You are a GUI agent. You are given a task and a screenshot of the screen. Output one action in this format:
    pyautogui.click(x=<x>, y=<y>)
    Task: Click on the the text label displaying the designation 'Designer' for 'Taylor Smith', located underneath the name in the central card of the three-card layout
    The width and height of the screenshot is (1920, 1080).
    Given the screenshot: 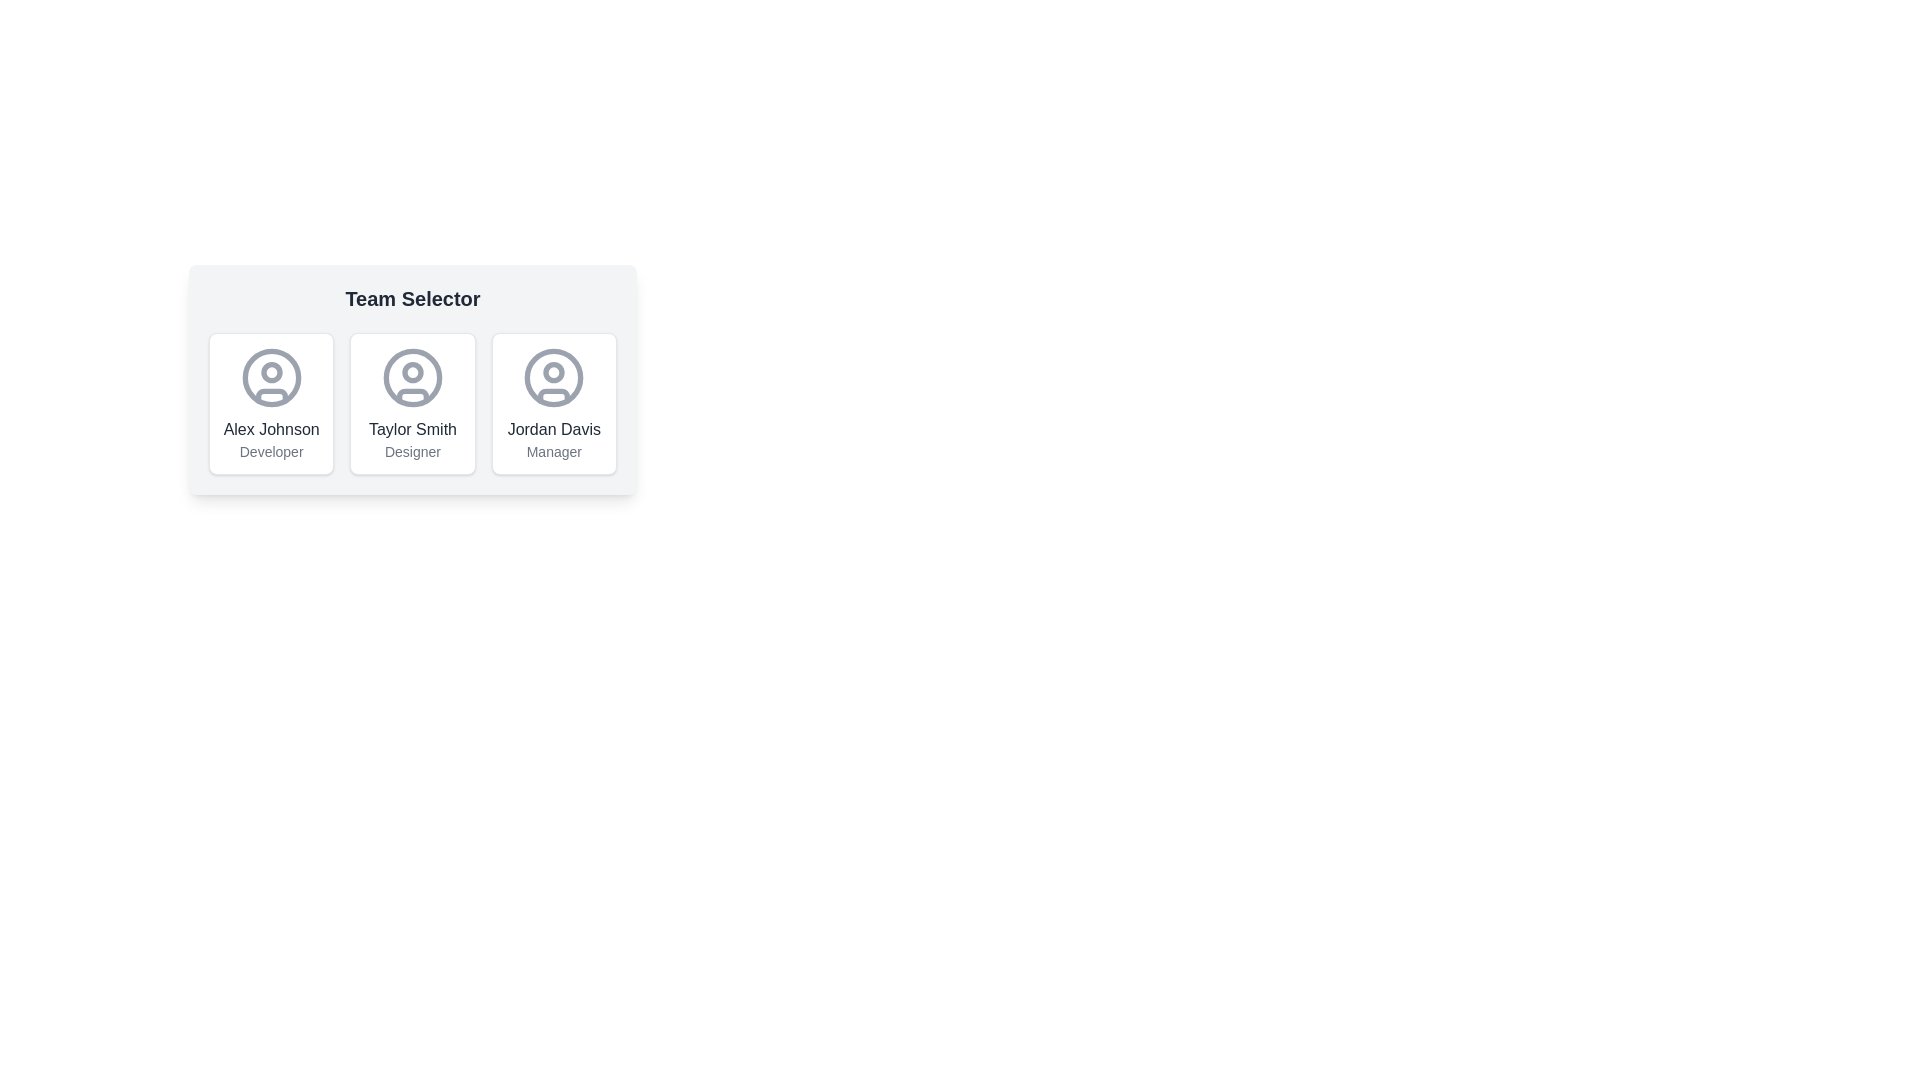 What is the action you would take?
    pyautogui.click(x=411, y=451)
    